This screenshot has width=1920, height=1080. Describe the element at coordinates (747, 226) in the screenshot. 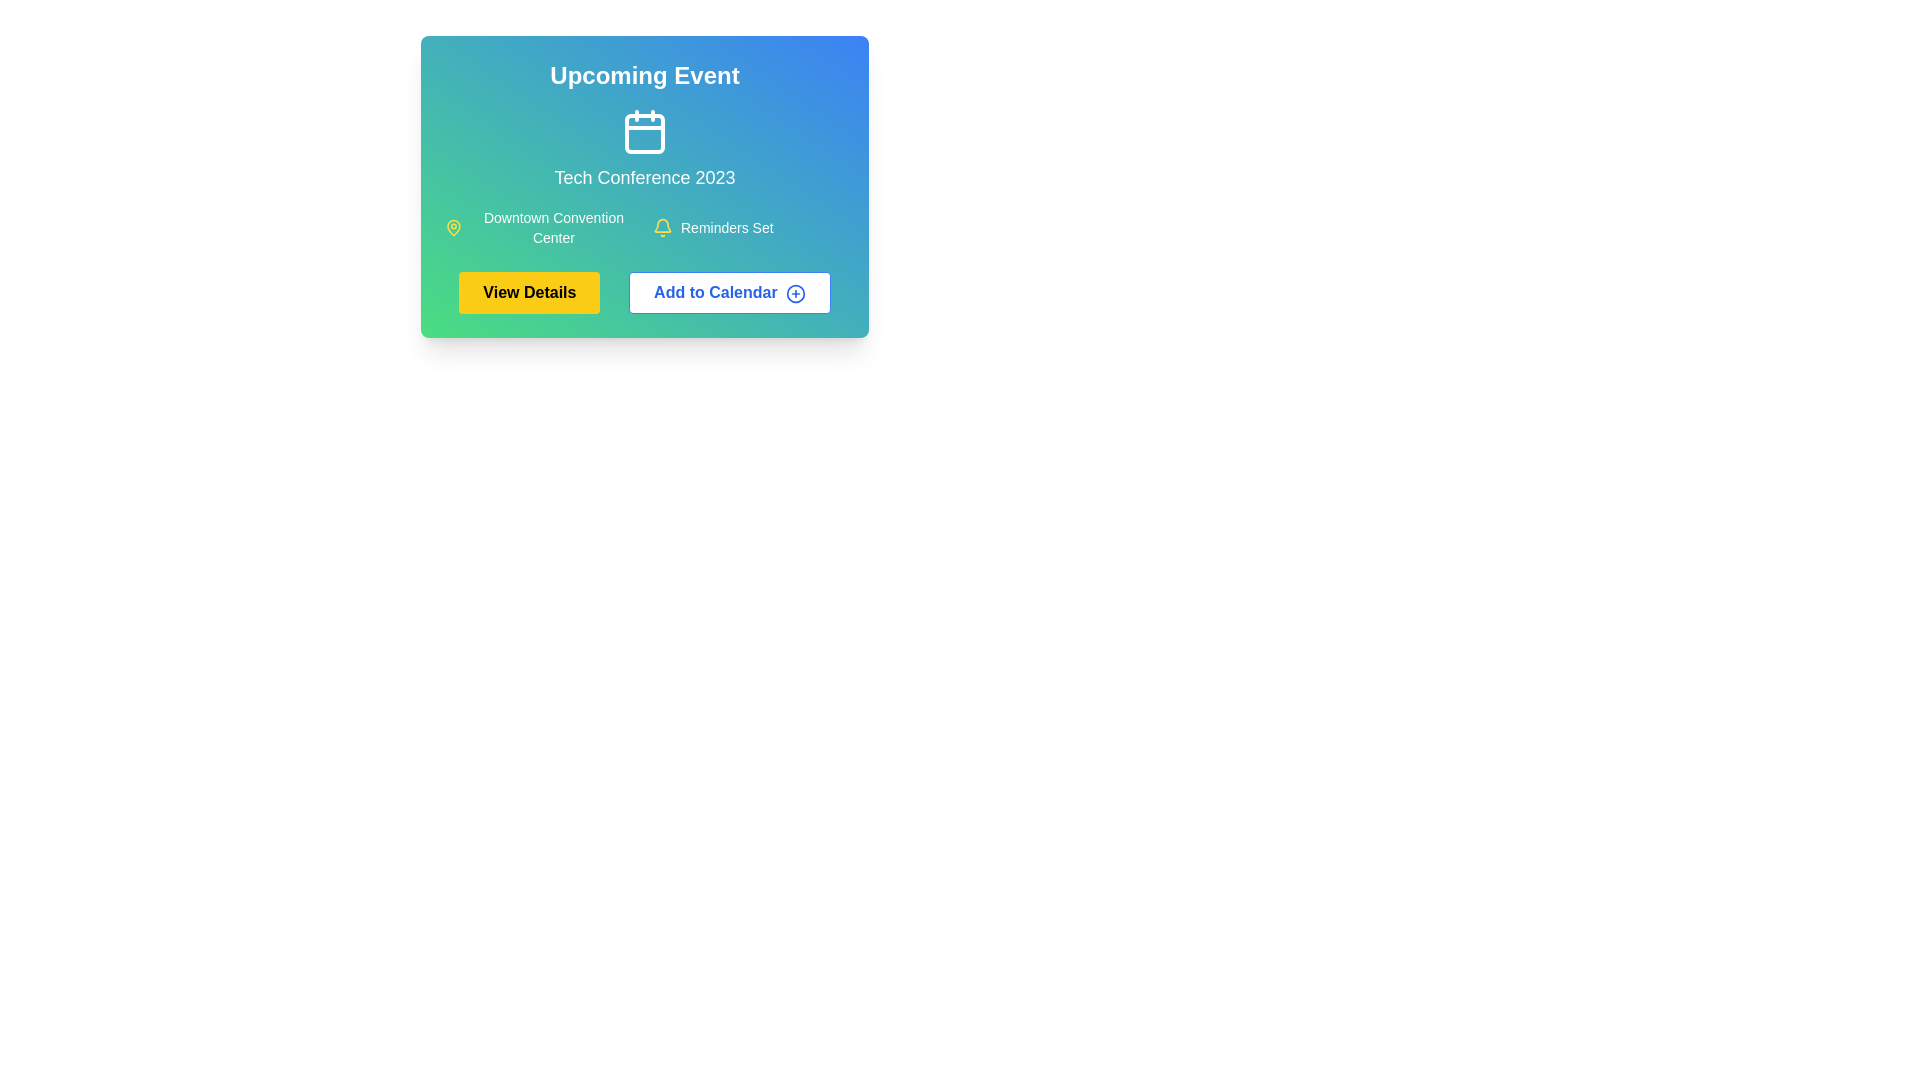

I see `the combined component consisting of a bell icon and the text label 'Reminders Set', which indicates that reminders have been set for the event` at that location.